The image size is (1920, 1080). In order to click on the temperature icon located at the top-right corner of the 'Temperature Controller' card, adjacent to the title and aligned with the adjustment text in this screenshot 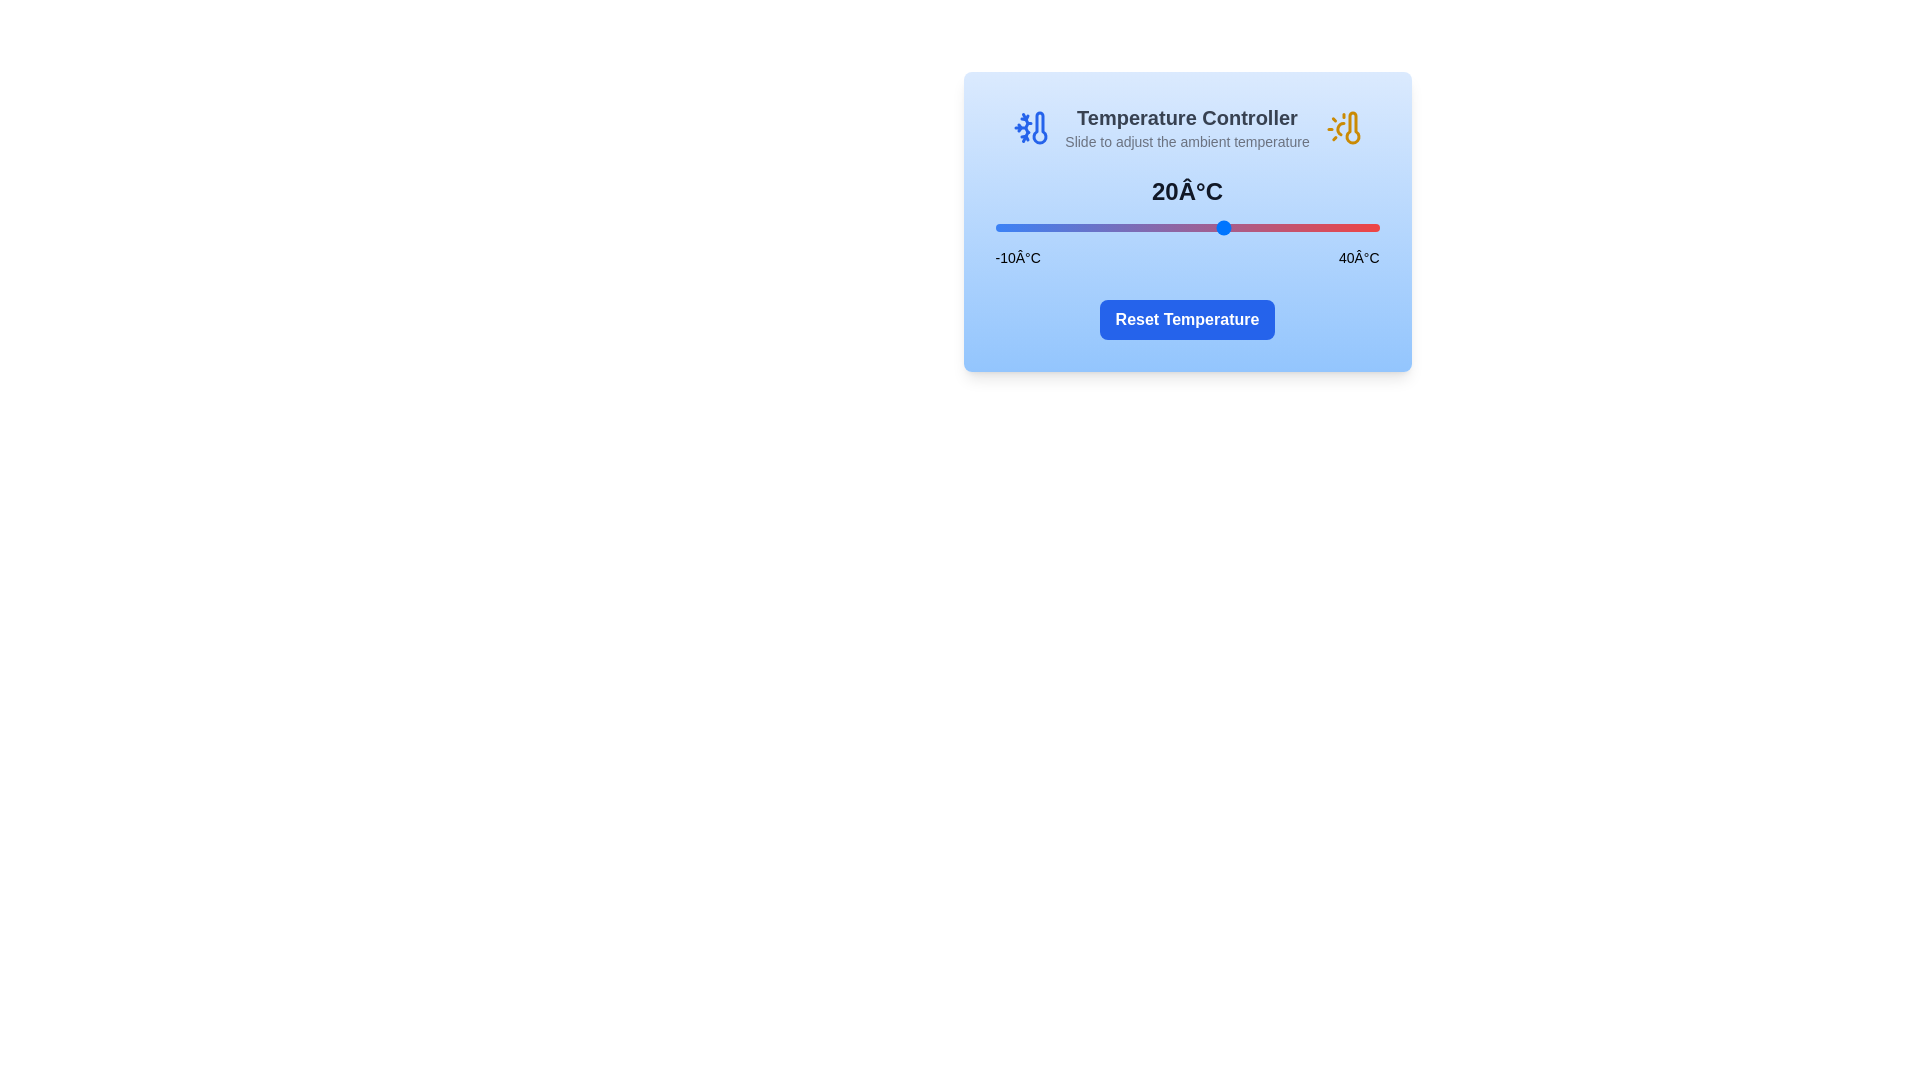, I will do `click(1352, 127)`.